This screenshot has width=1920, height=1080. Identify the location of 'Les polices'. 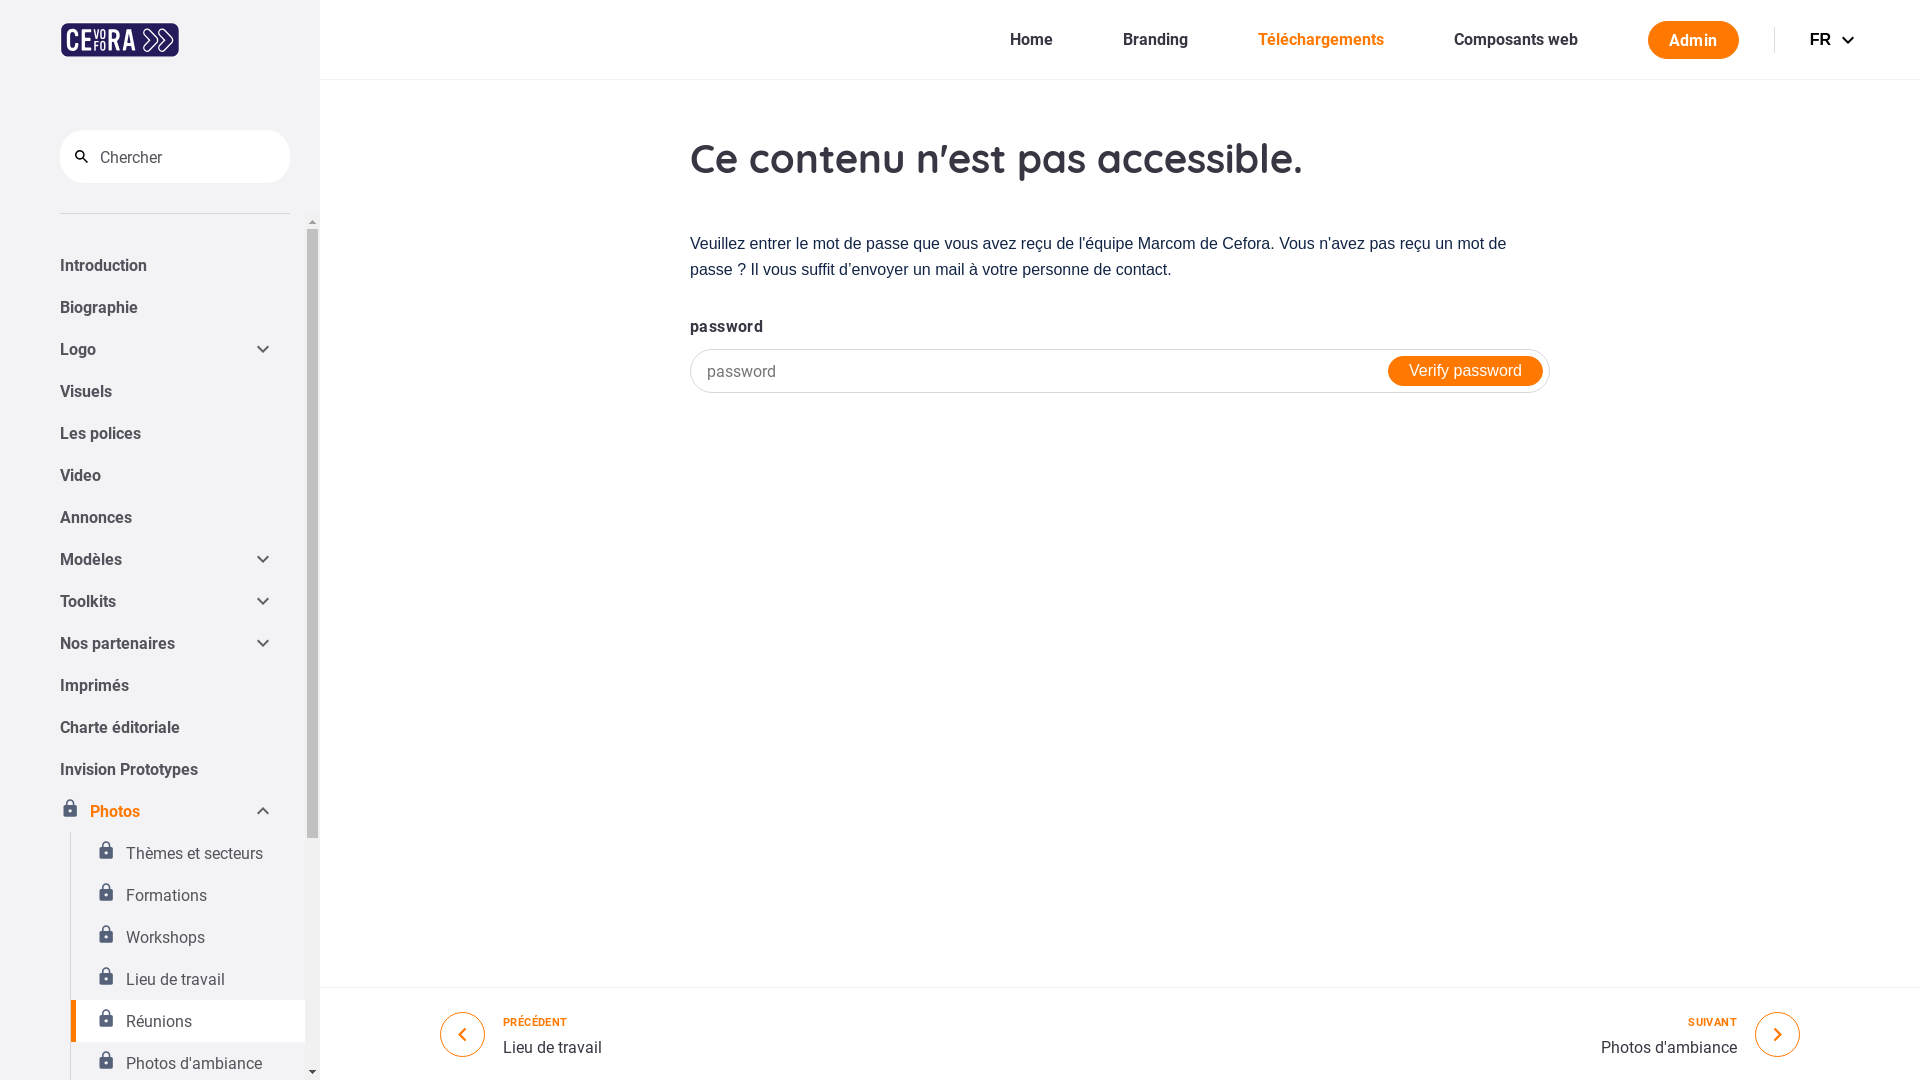
(167, 431).